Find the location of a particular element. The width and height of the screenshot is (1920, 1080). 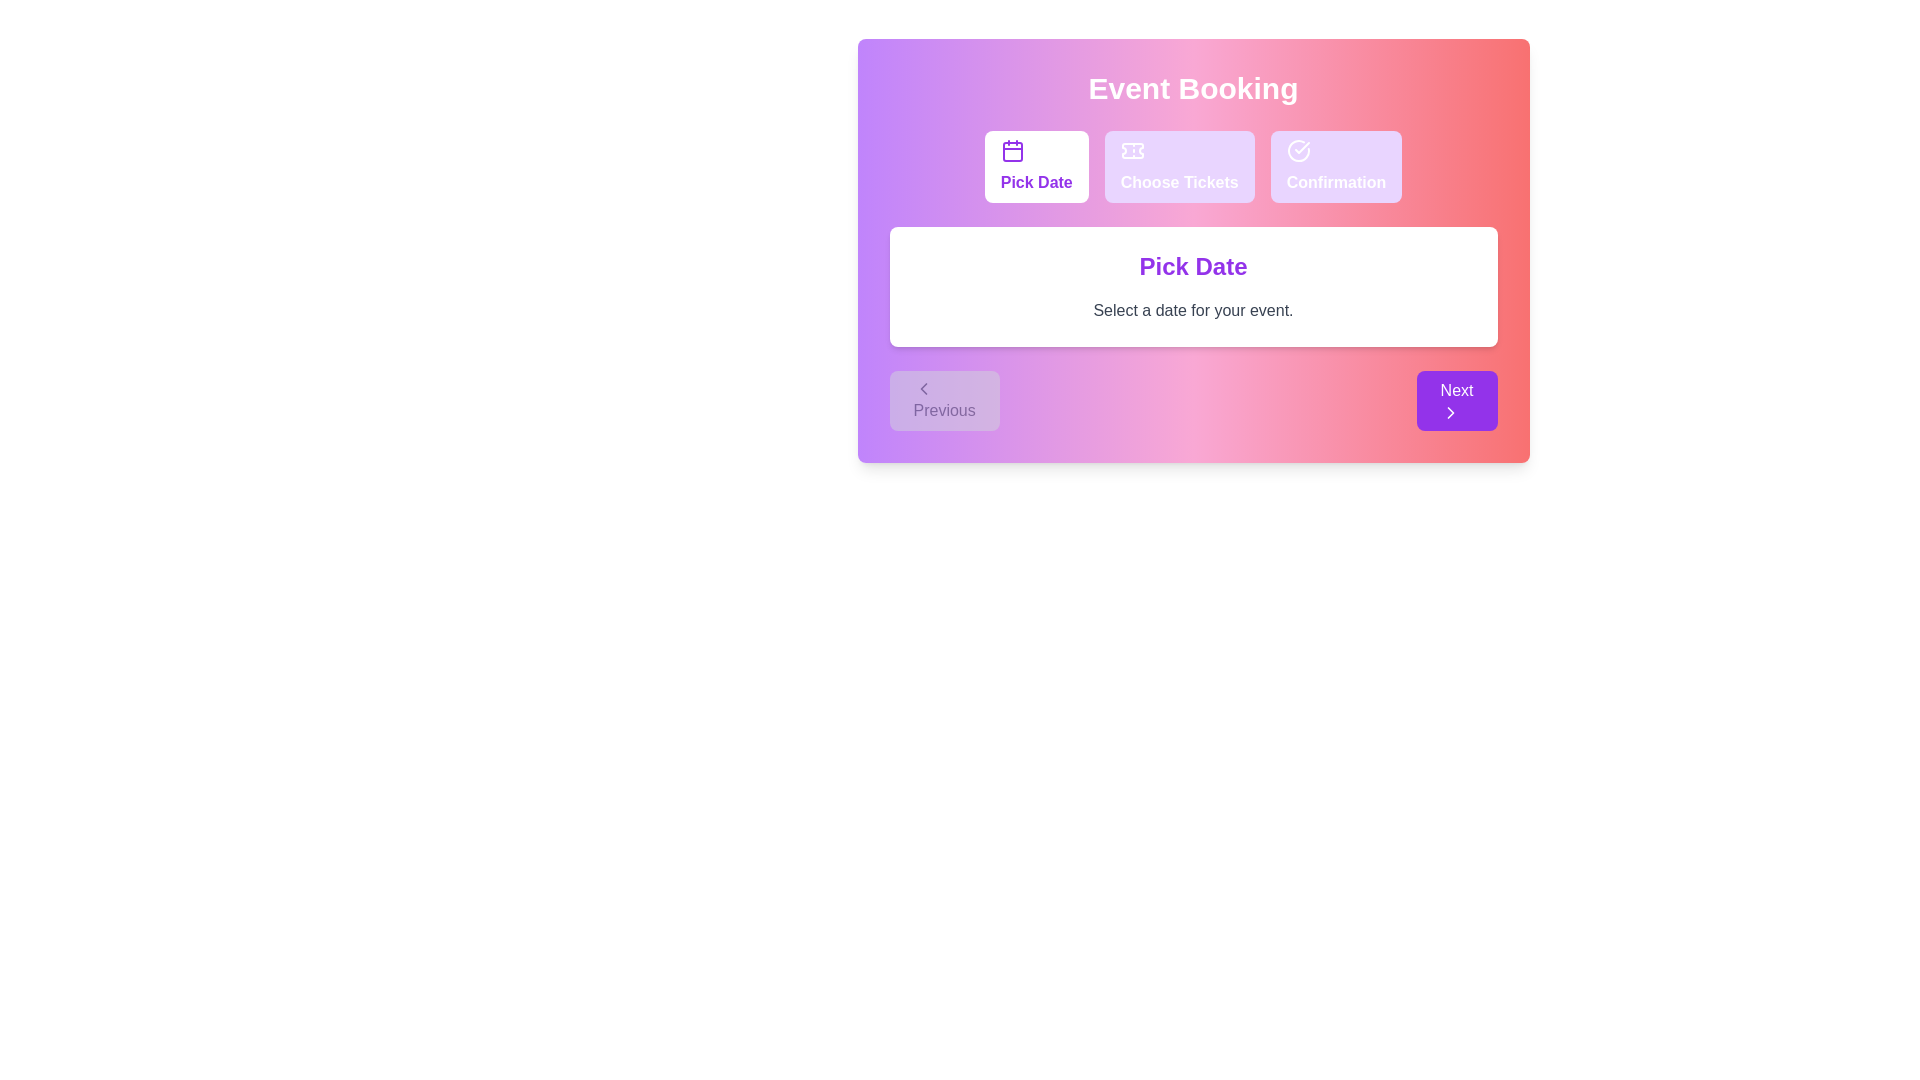

the 'Next' button located in the bottom-right corner of the card-like interface, which features a right-facing arrow icon and the label 'Next' is located at coordinates (1450, 411).